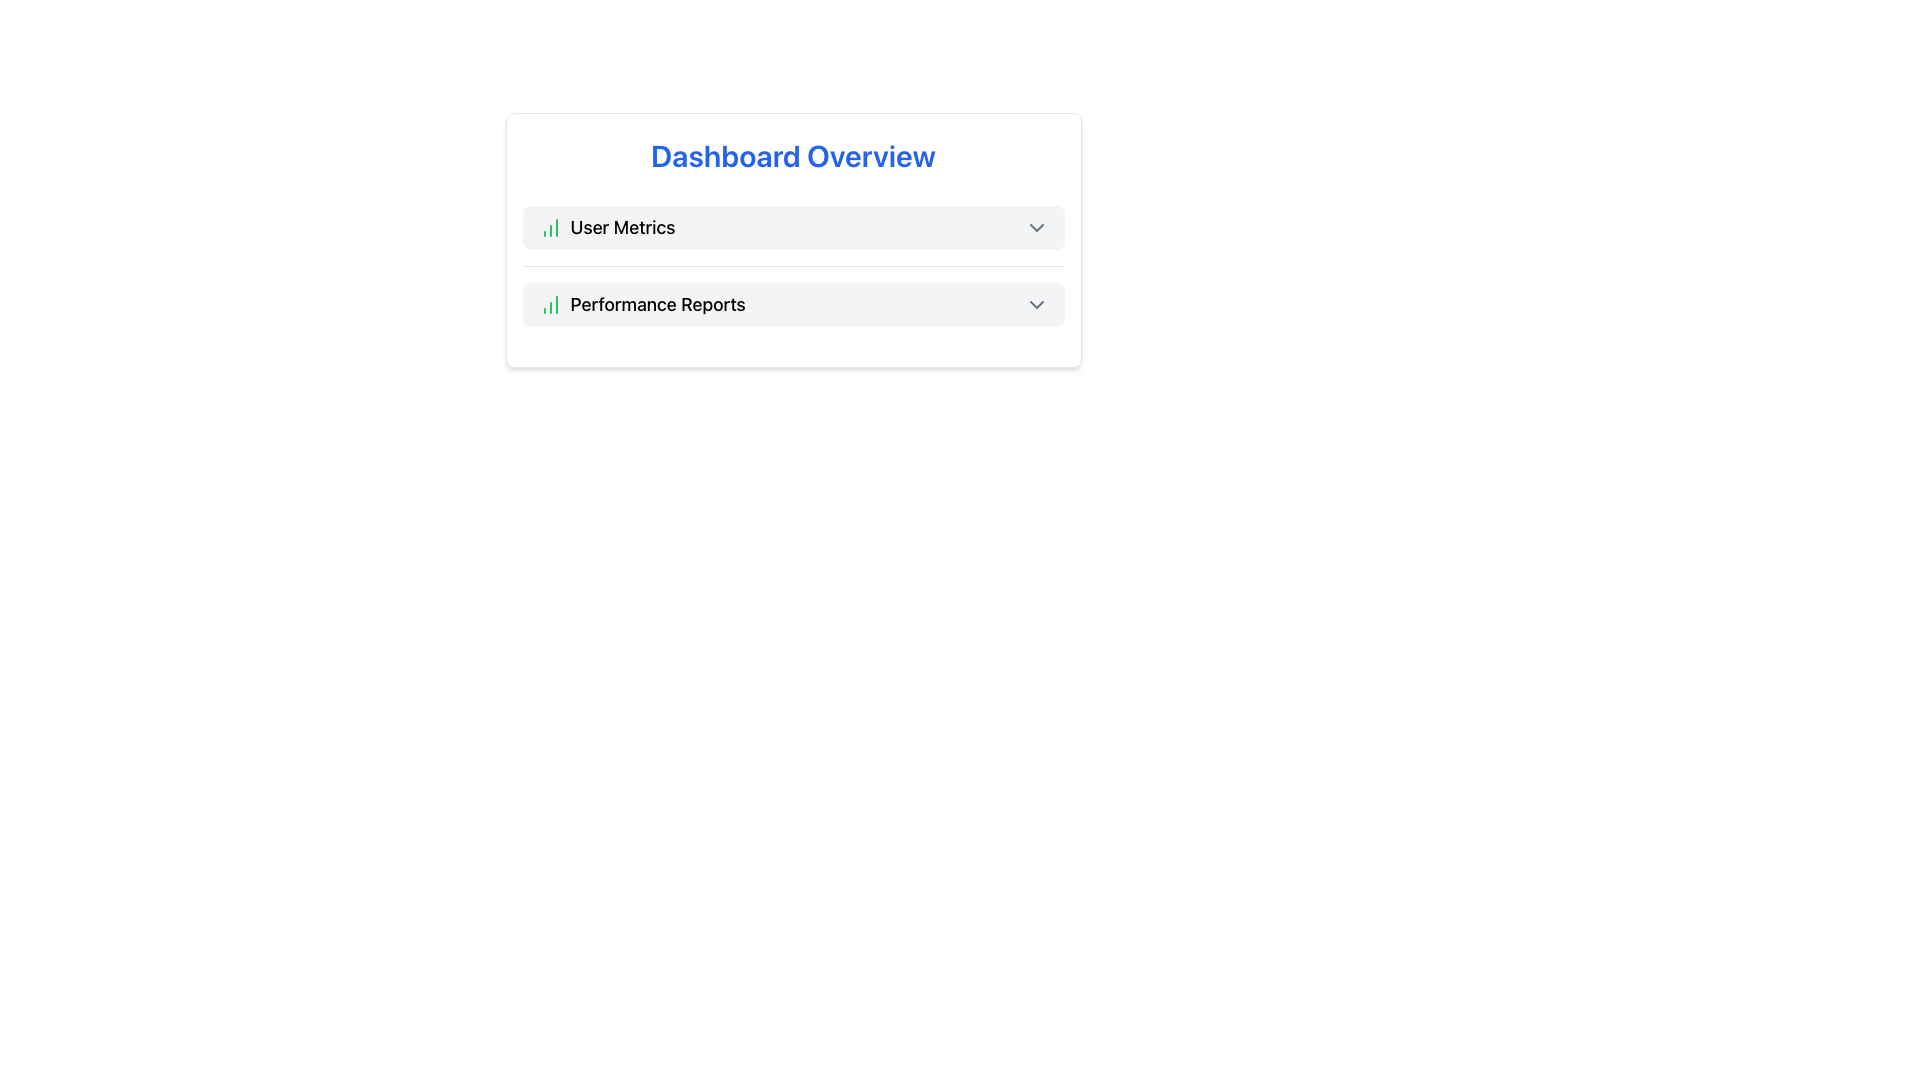 Image resolution: width=1920 pixels, height=1080 pixels. Describe the element at coordinates (1036, 304) in the screenshot. I see `the toggle icon located at the far right of the 'Performance Reports' section` at that location.